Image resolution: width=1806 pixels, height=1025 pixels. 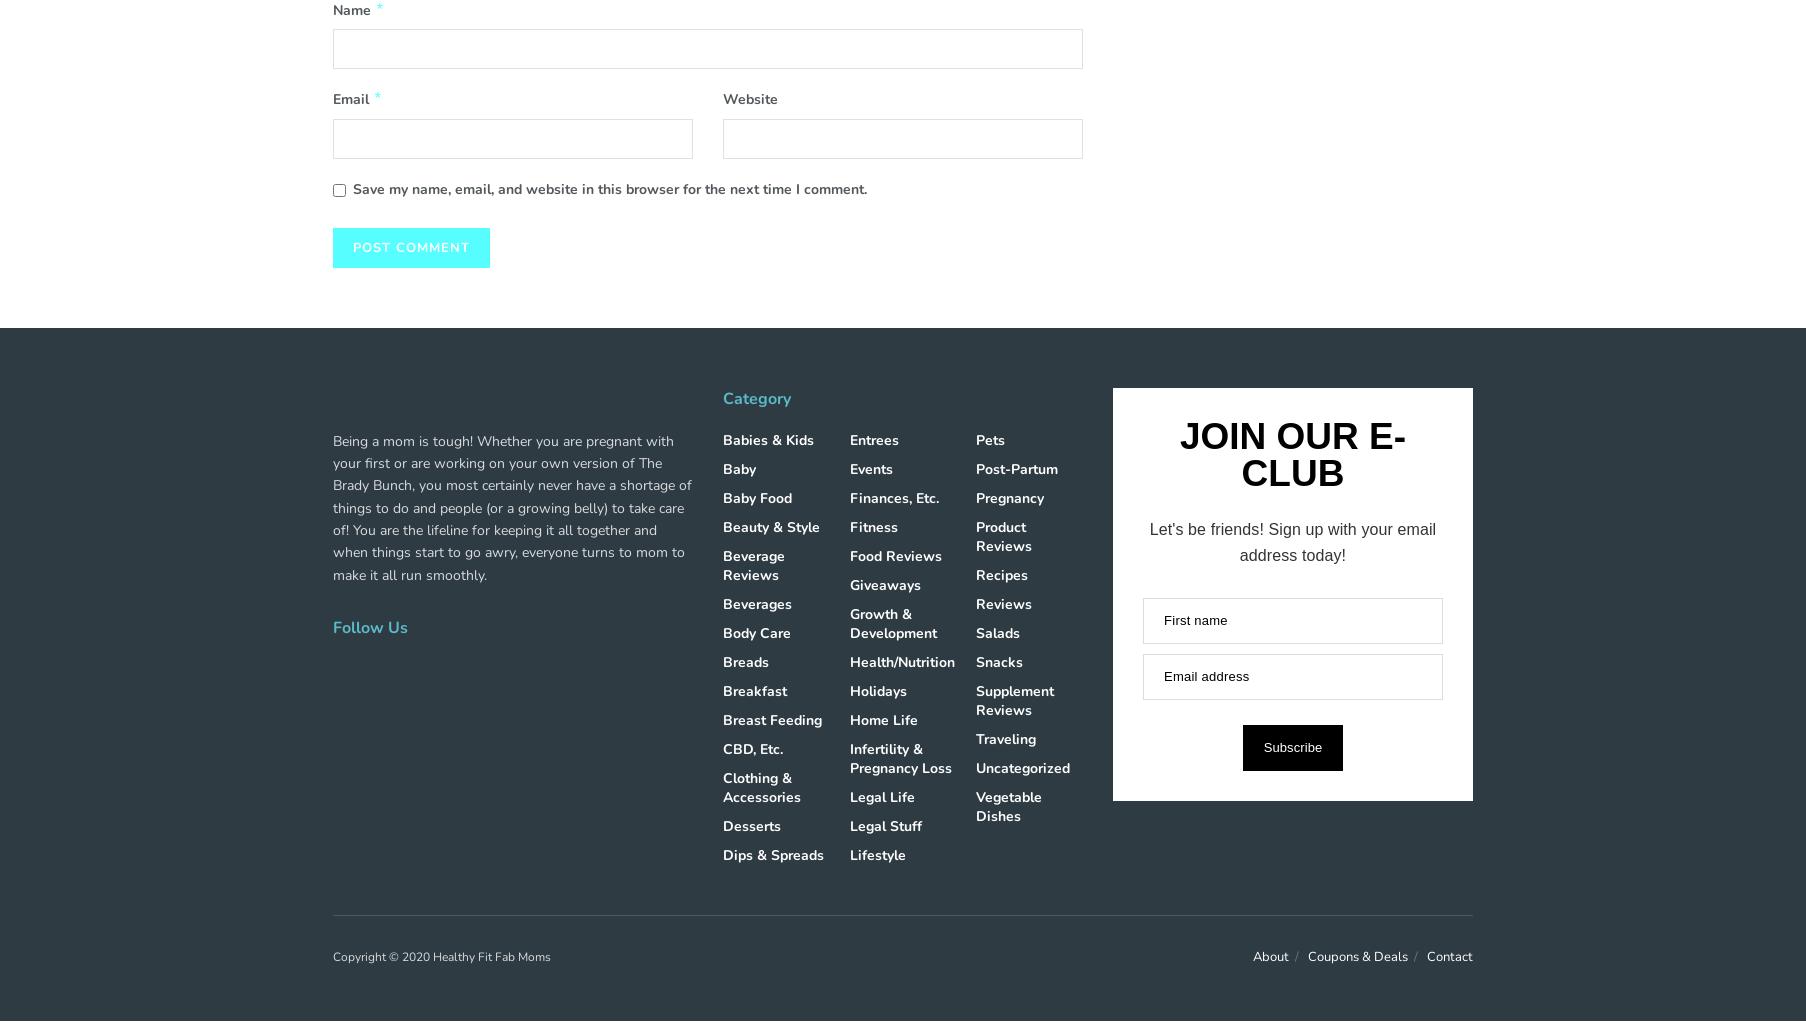 I want to click on 'Beauty & Style', so click(x=771, y=525).